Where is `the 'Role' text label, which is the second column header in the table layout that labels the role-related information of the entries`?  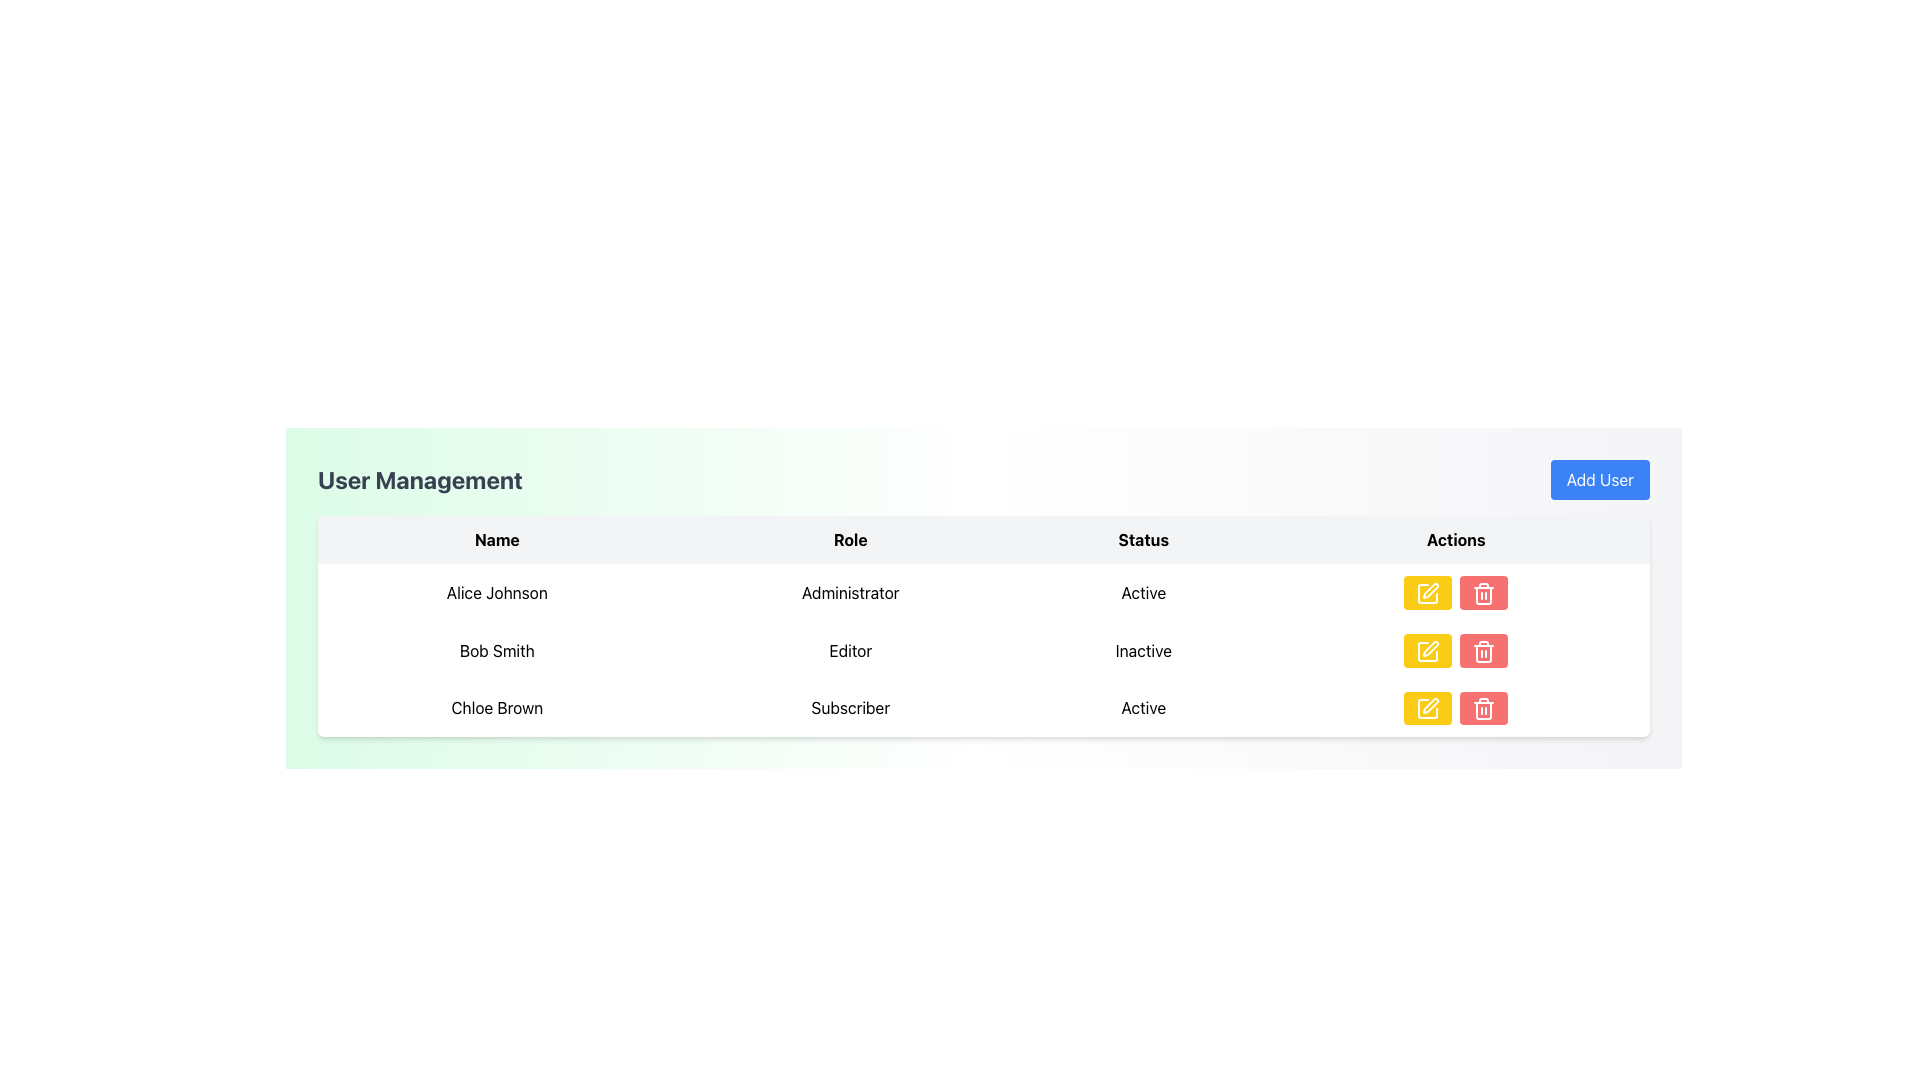
the 'Role' text label, which is the second column header in the table layout that labels the role-related information of the entries is located at coordinates (850, 540).